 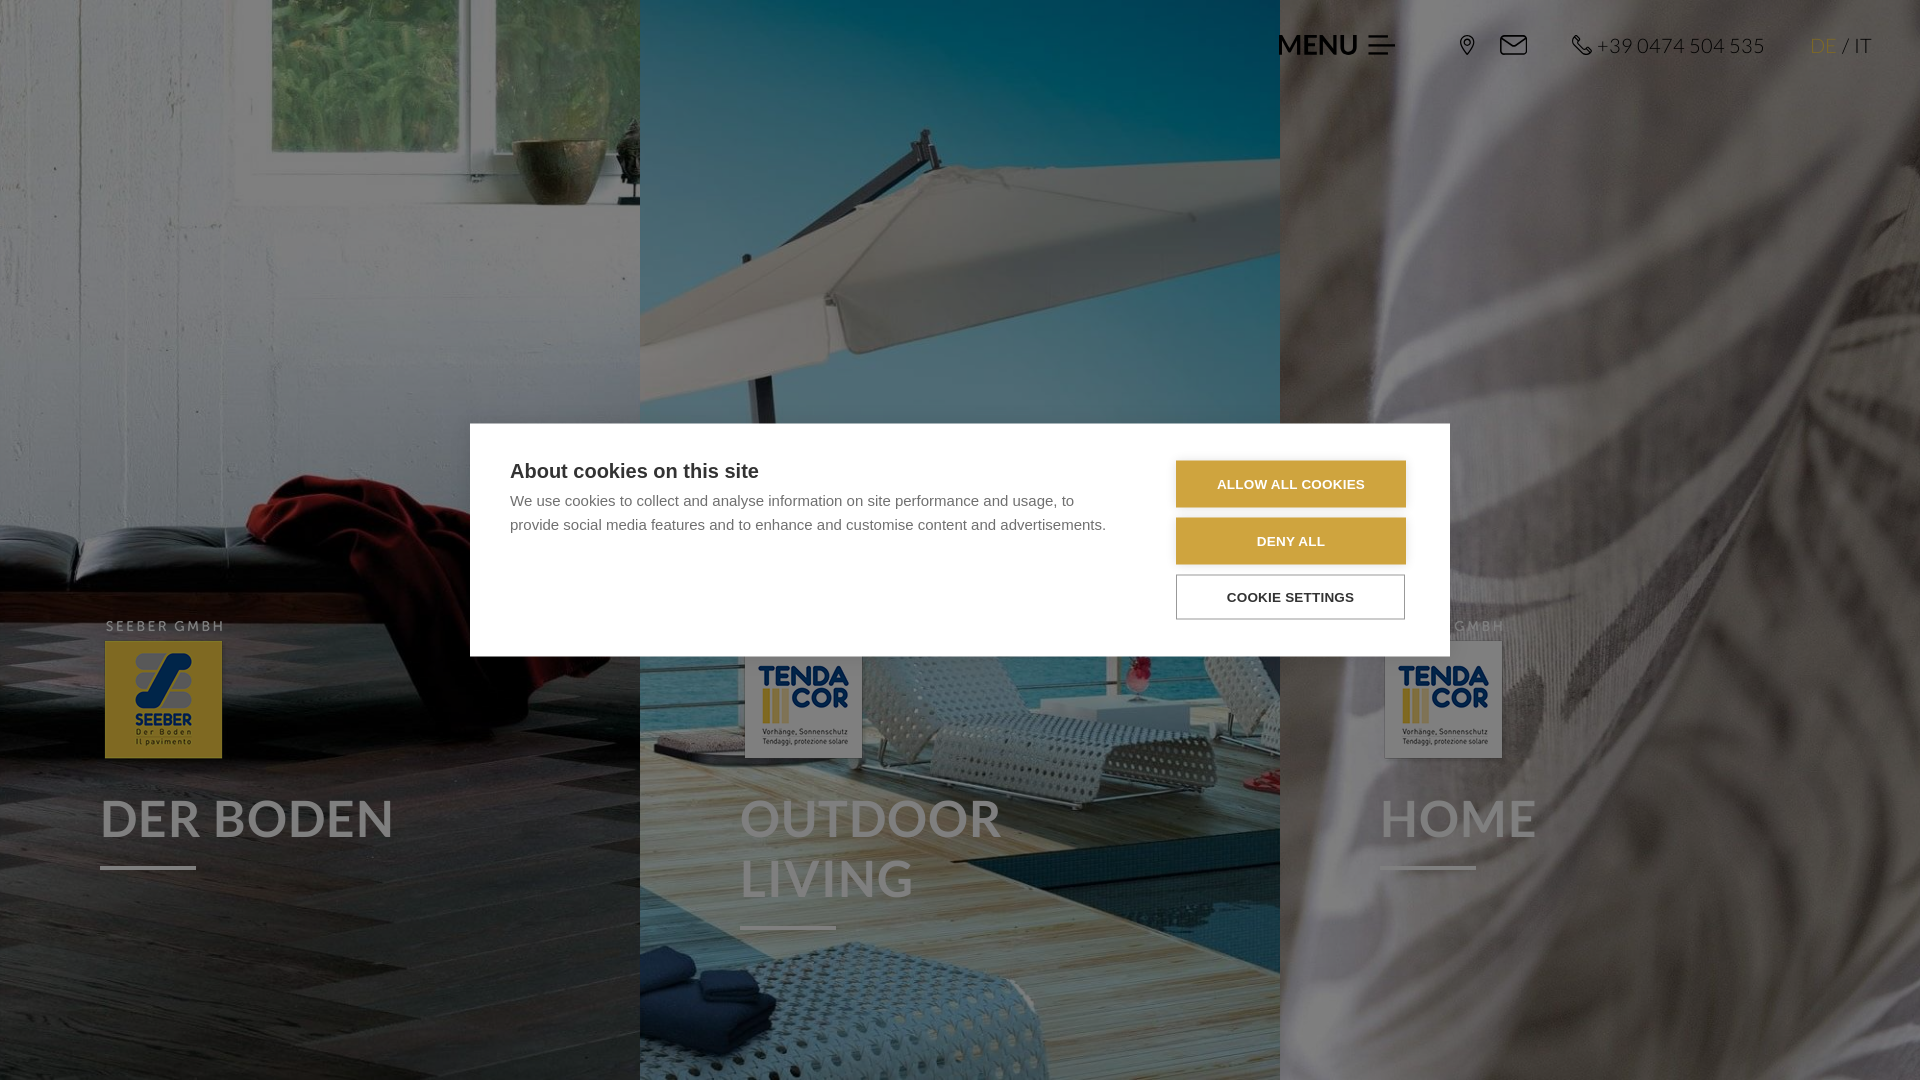 What do you see at coordinates (1176, 541) in the screenshot?
I see `'DENY ALL'` at bounding box center [1176, 541].